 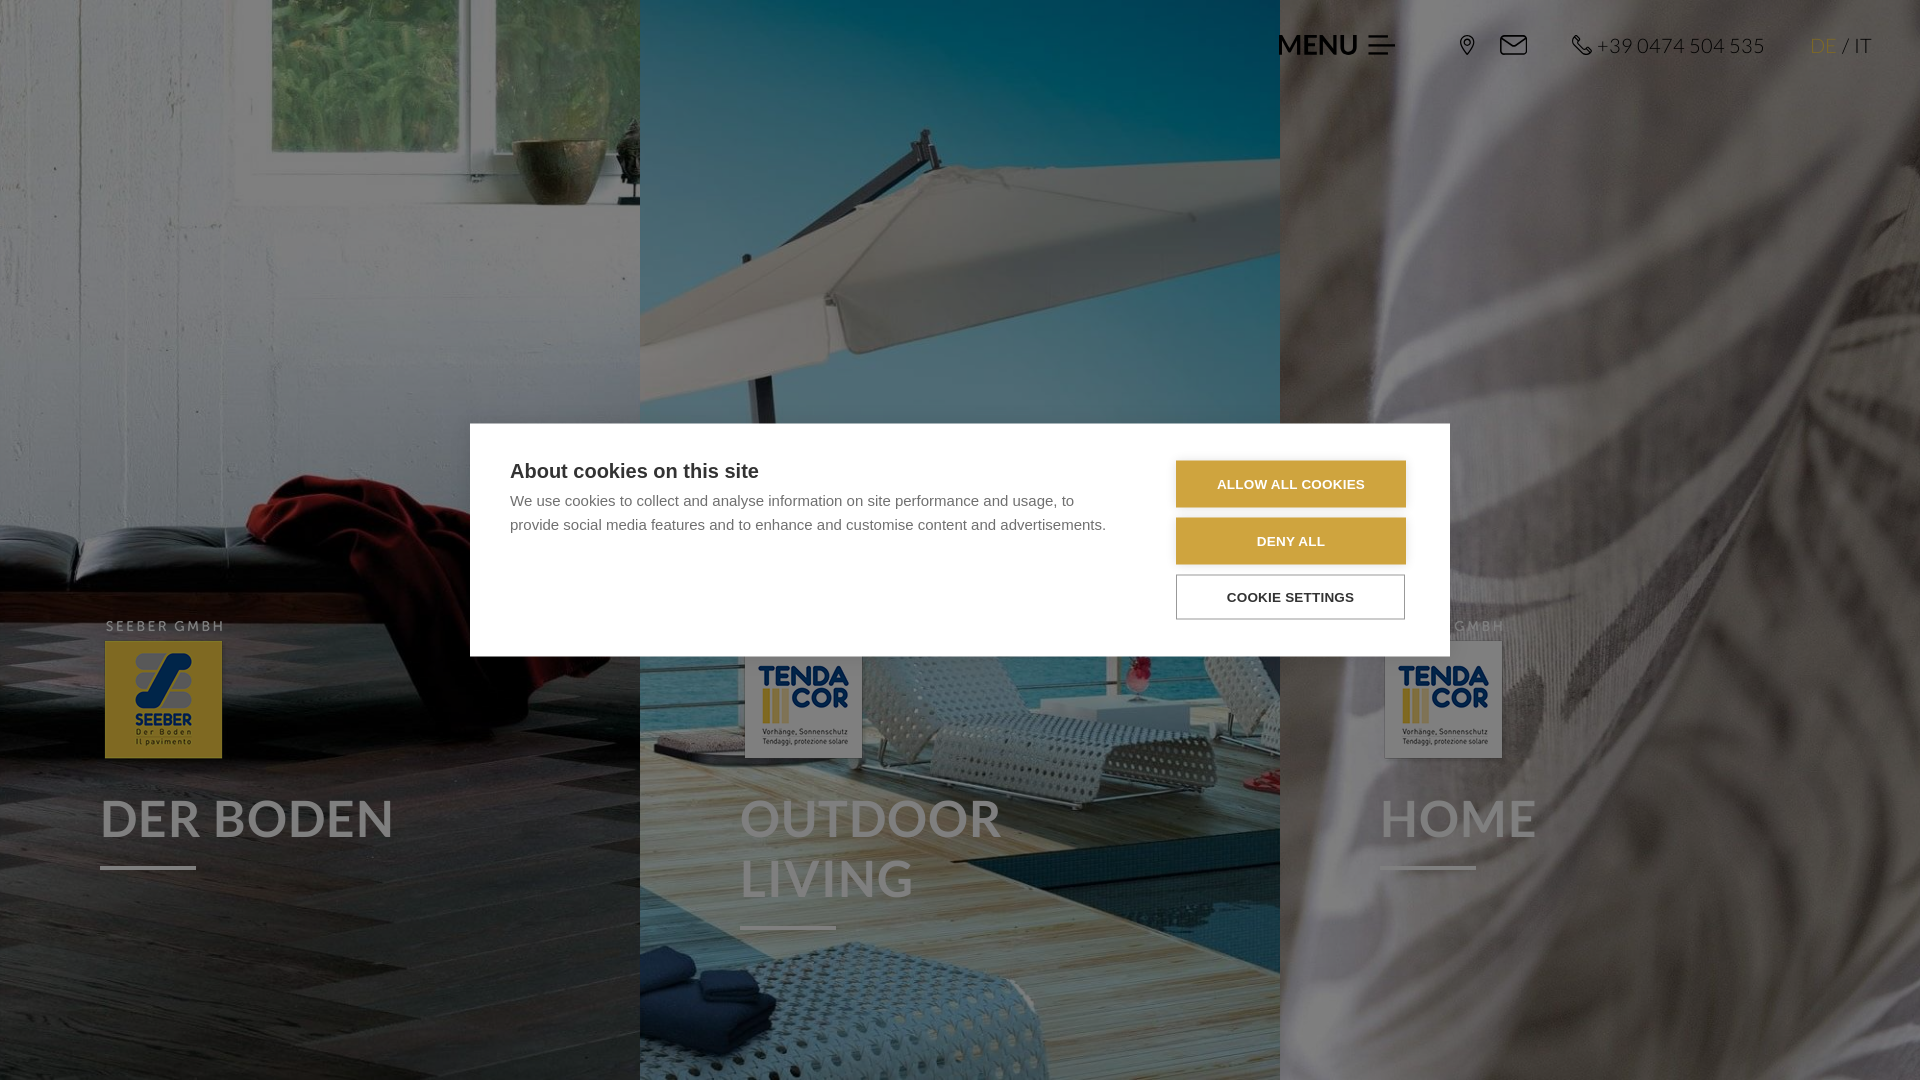 What do you see at coordinates (1176, 541) in the screenshot?
I see `'DENY ALL'` at bounding box center [1176, 541].